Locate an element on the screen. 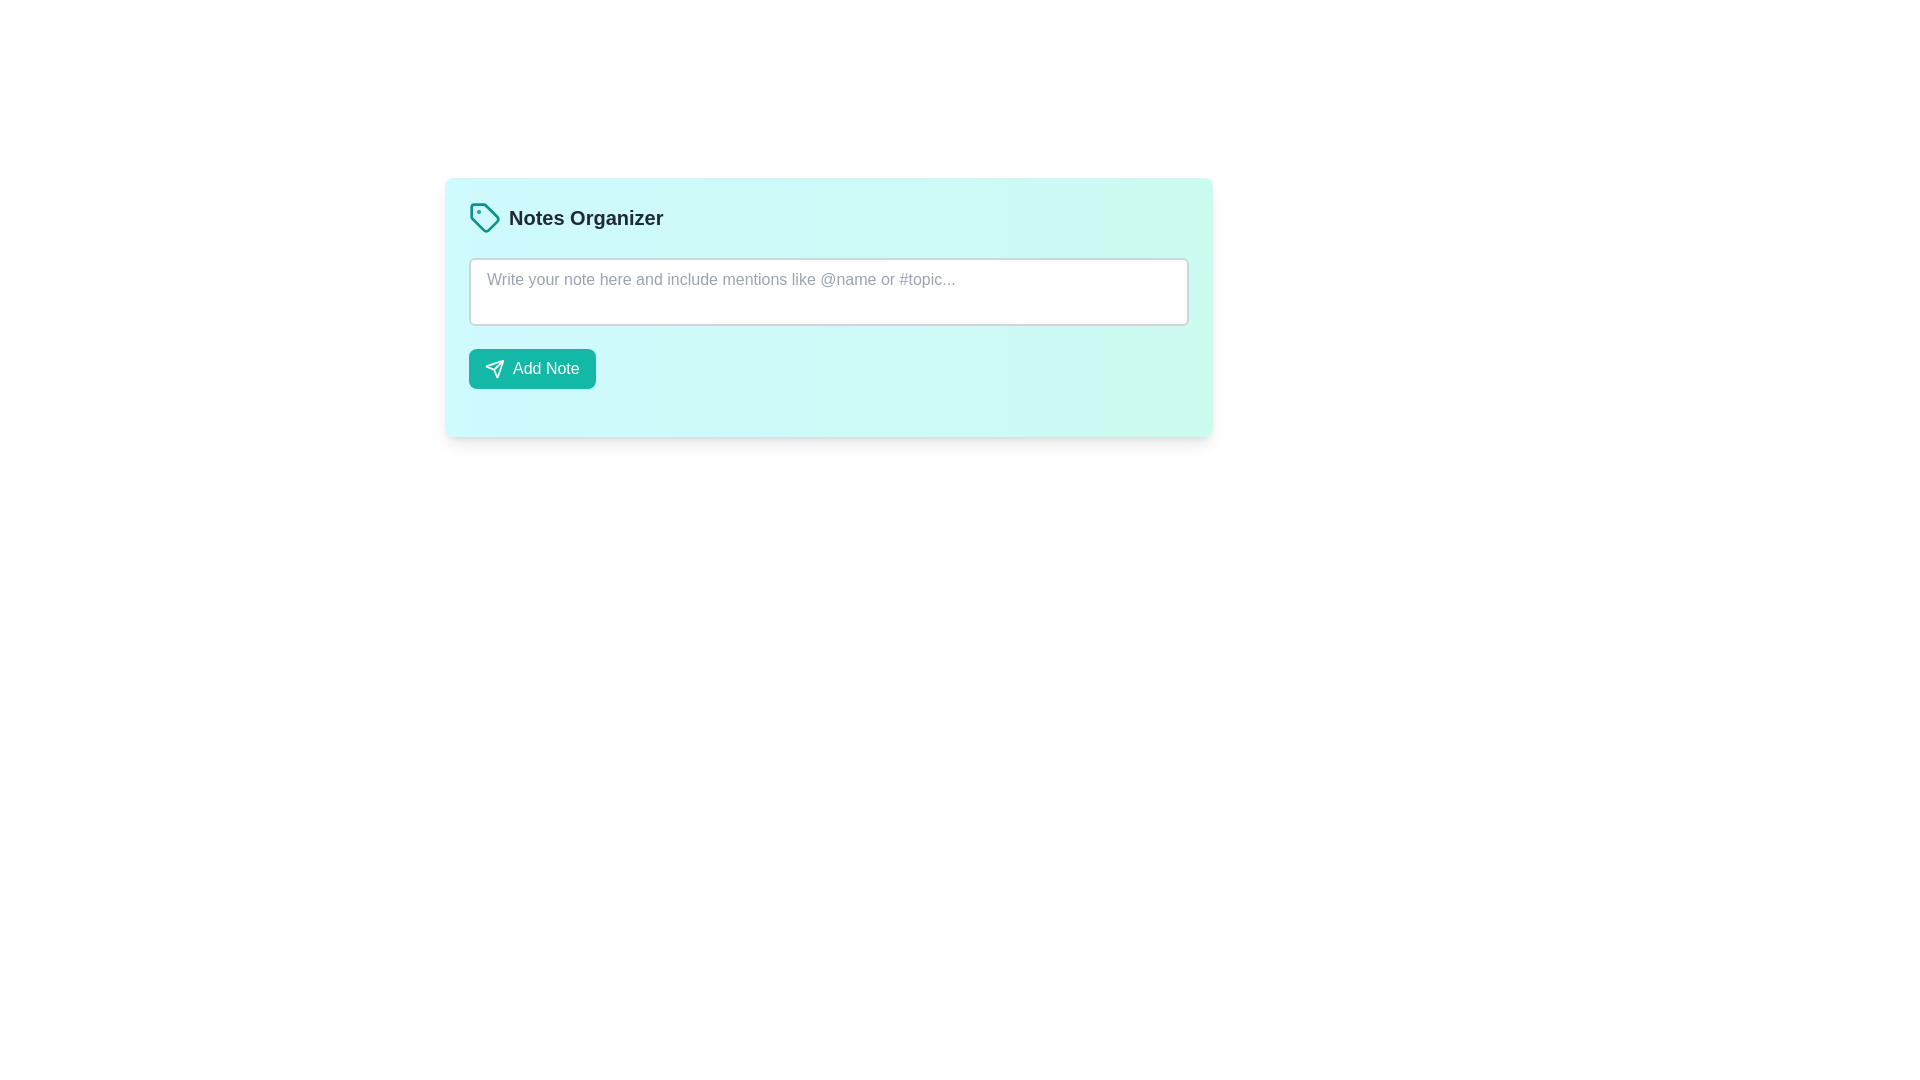 The height and width of the screenshot is (1080, 1920). vector graphic within the 'Add Note' button's SVG, which symbolizes a featured action such as sending or adding an item is located at coordinates (498, 365).